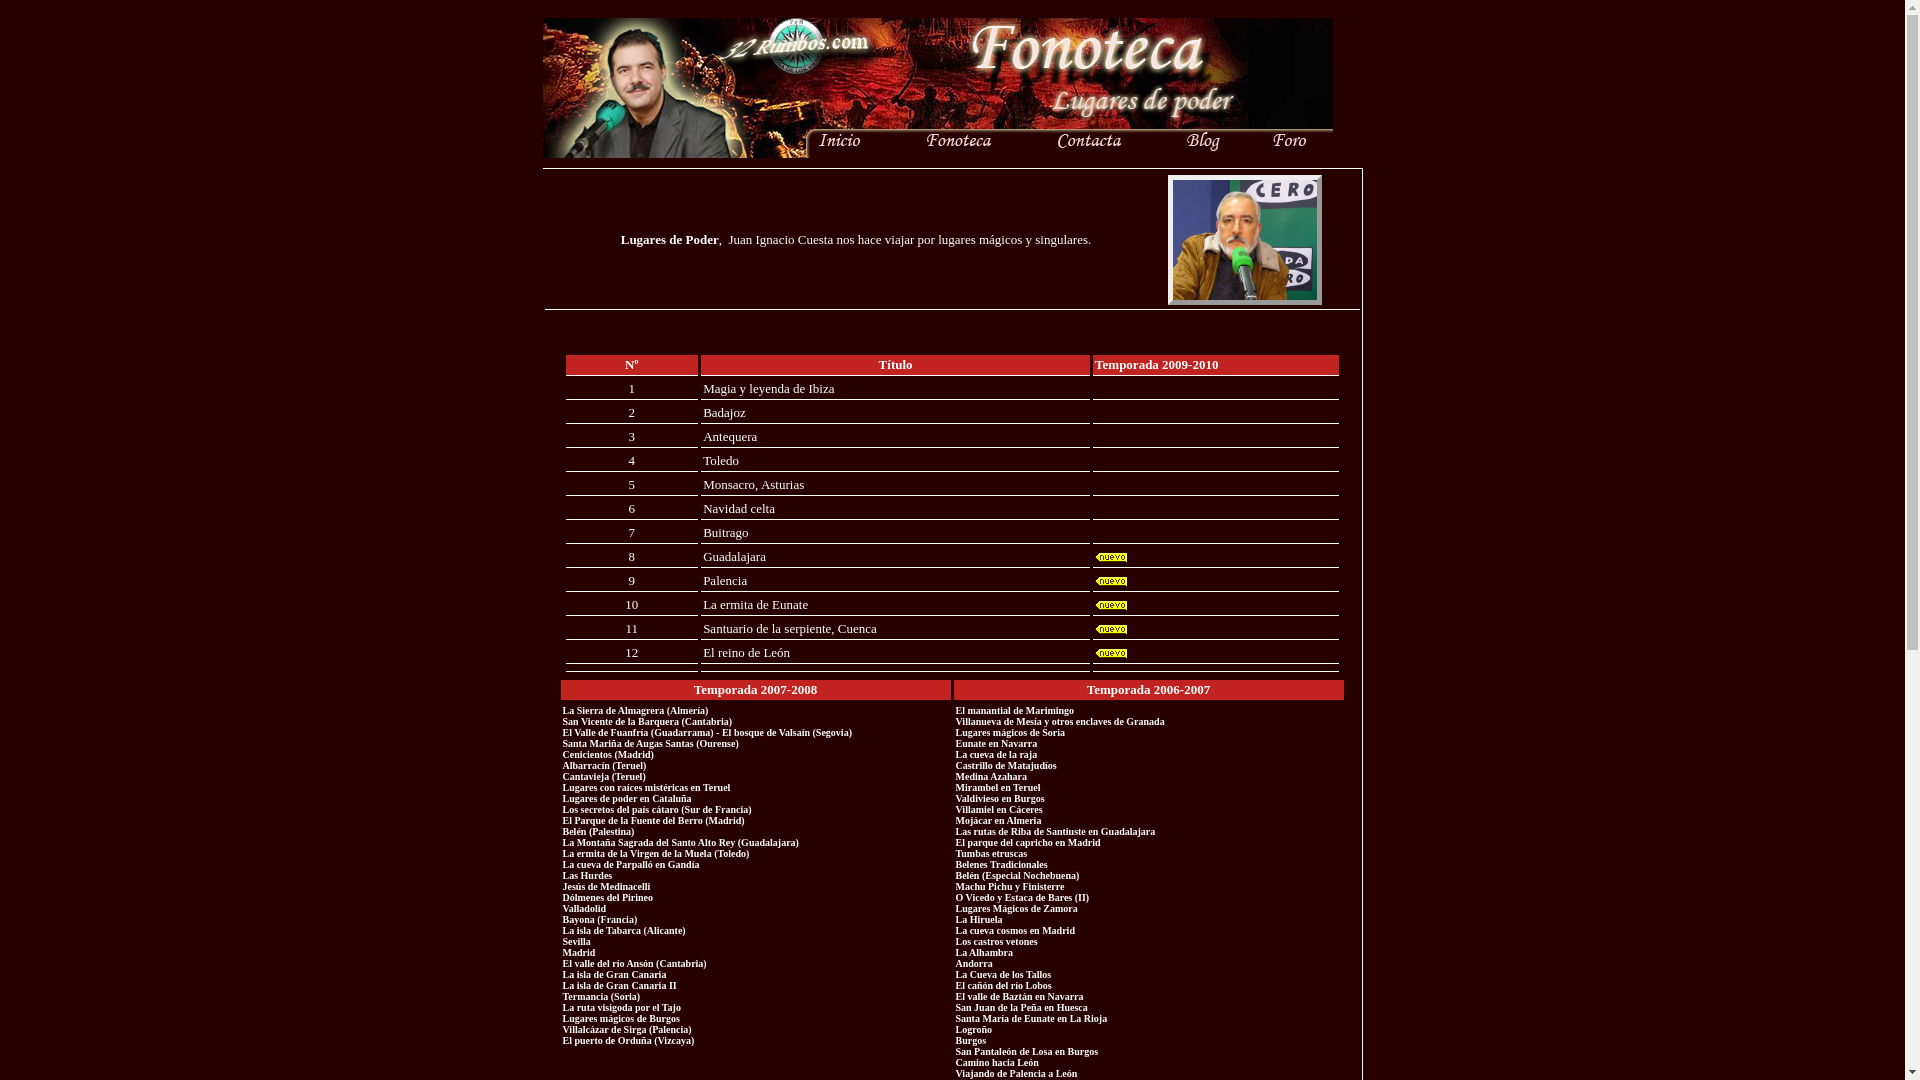  Describe the element at coordinates (720, 460) in the screenshot. I see `'Toledo'` at that location.